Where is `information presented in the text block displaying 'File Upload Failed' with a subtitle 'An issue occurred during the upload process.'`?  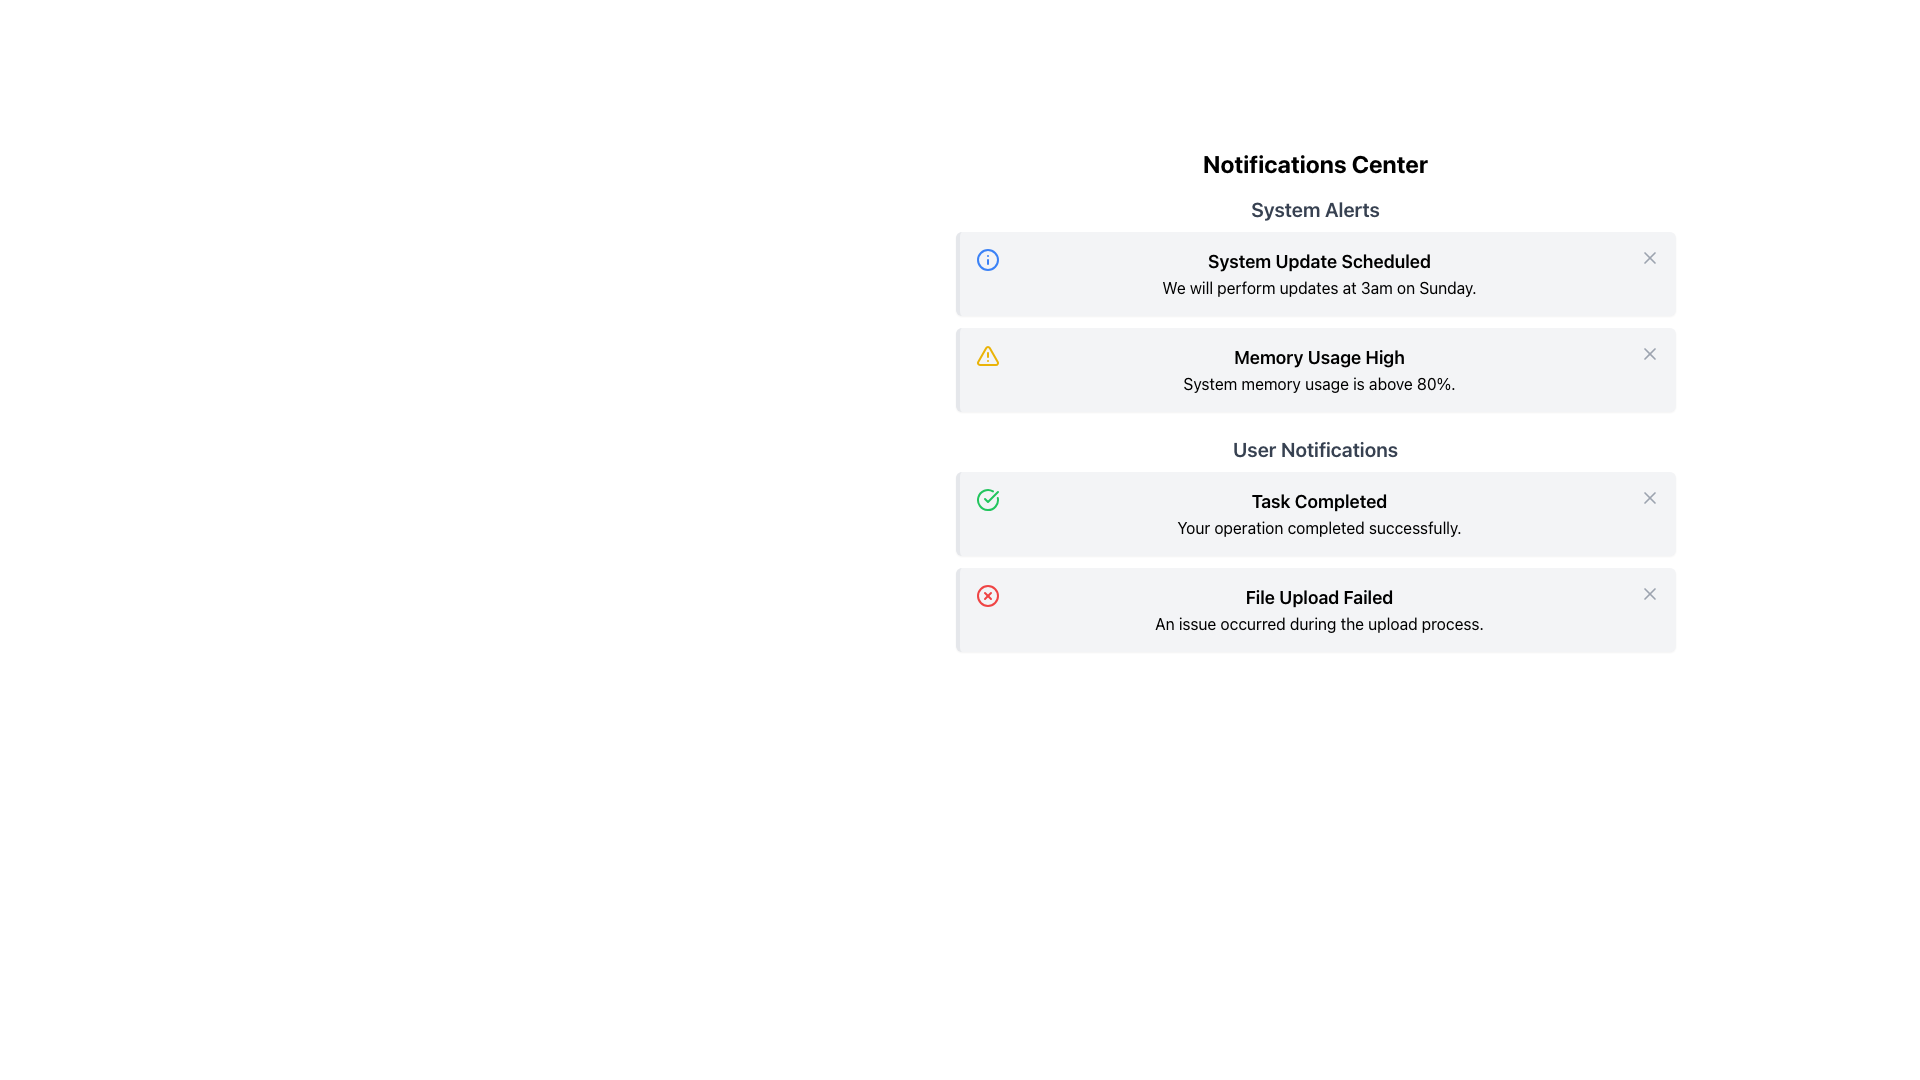
information presented in the text block displaying 'File Upload Failed' with a subtitle 'An issue occurred during the upload process.' is located at coordinates (1319, 608).